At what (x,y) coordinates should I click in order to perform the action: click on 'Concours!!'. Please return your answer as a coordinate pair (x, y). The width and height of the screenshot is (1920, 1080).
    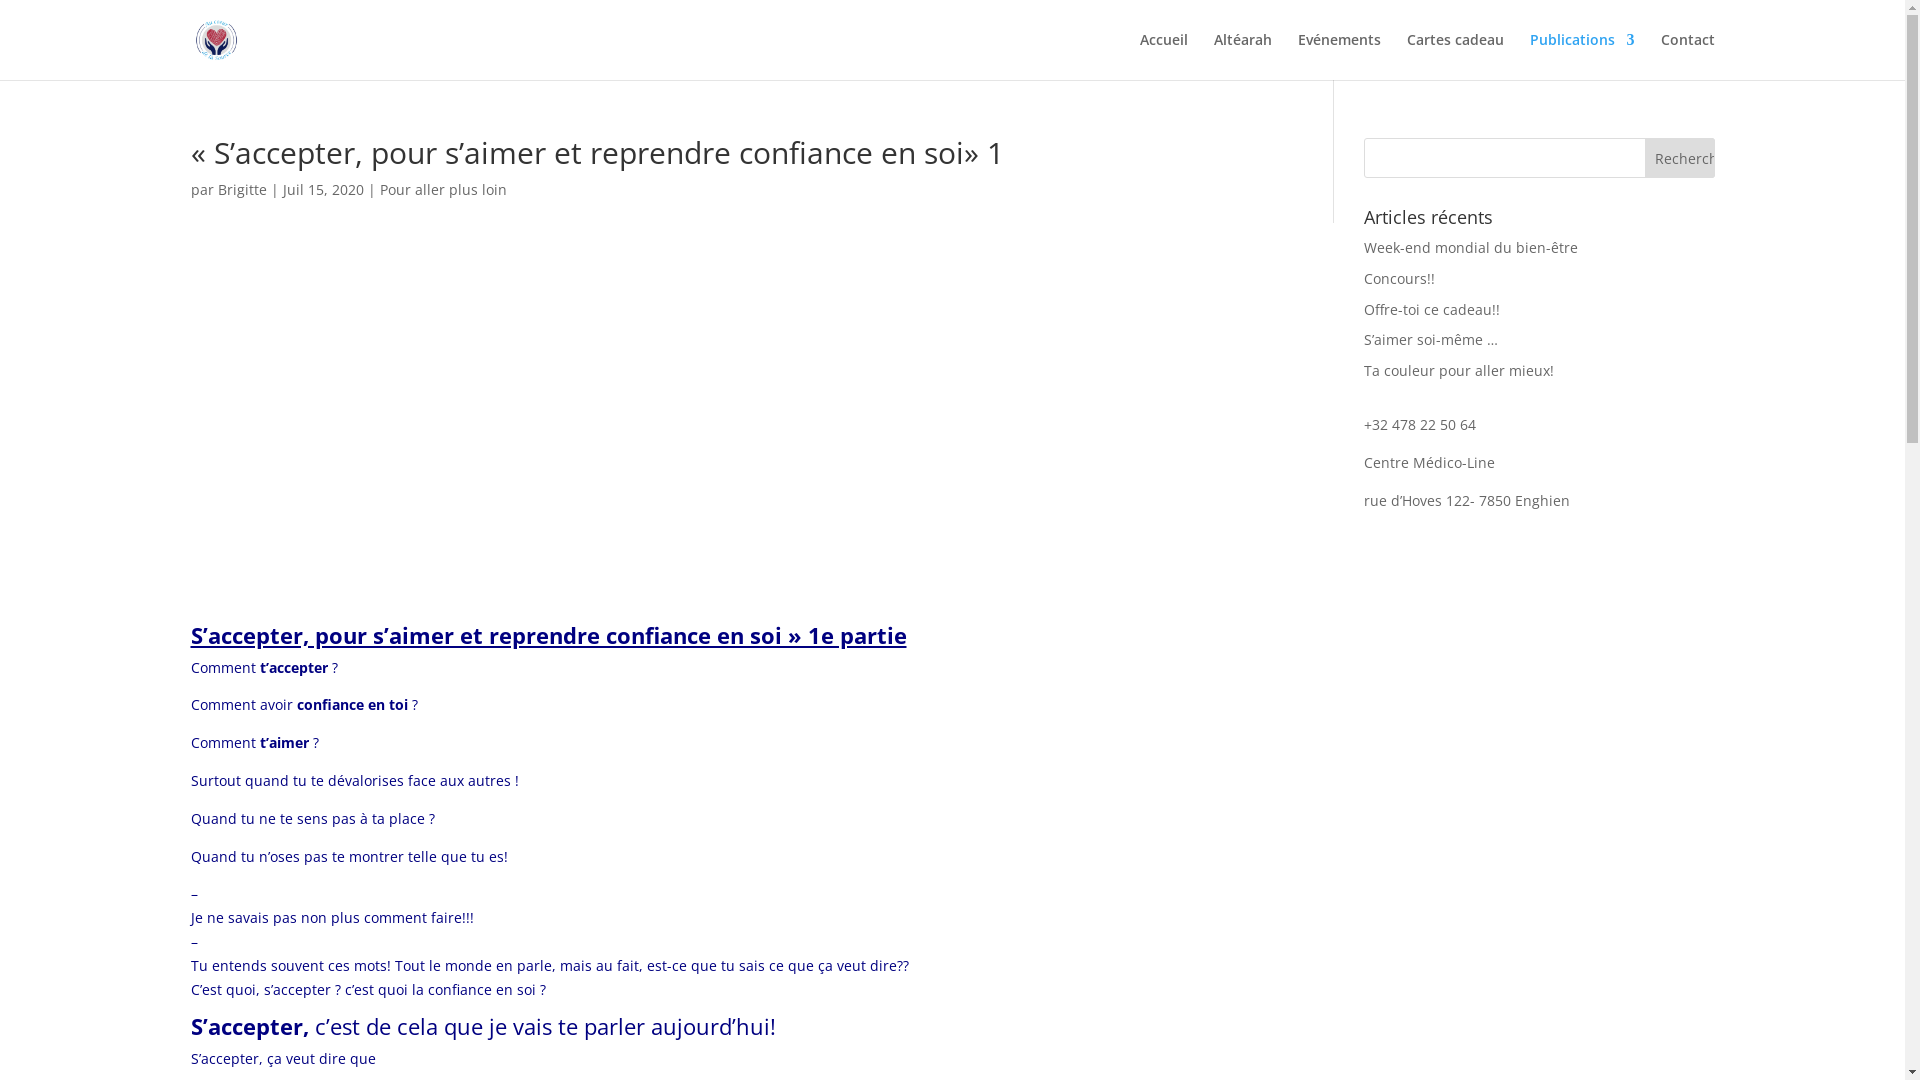
    Looking at the image, I should click on (1398, 278).